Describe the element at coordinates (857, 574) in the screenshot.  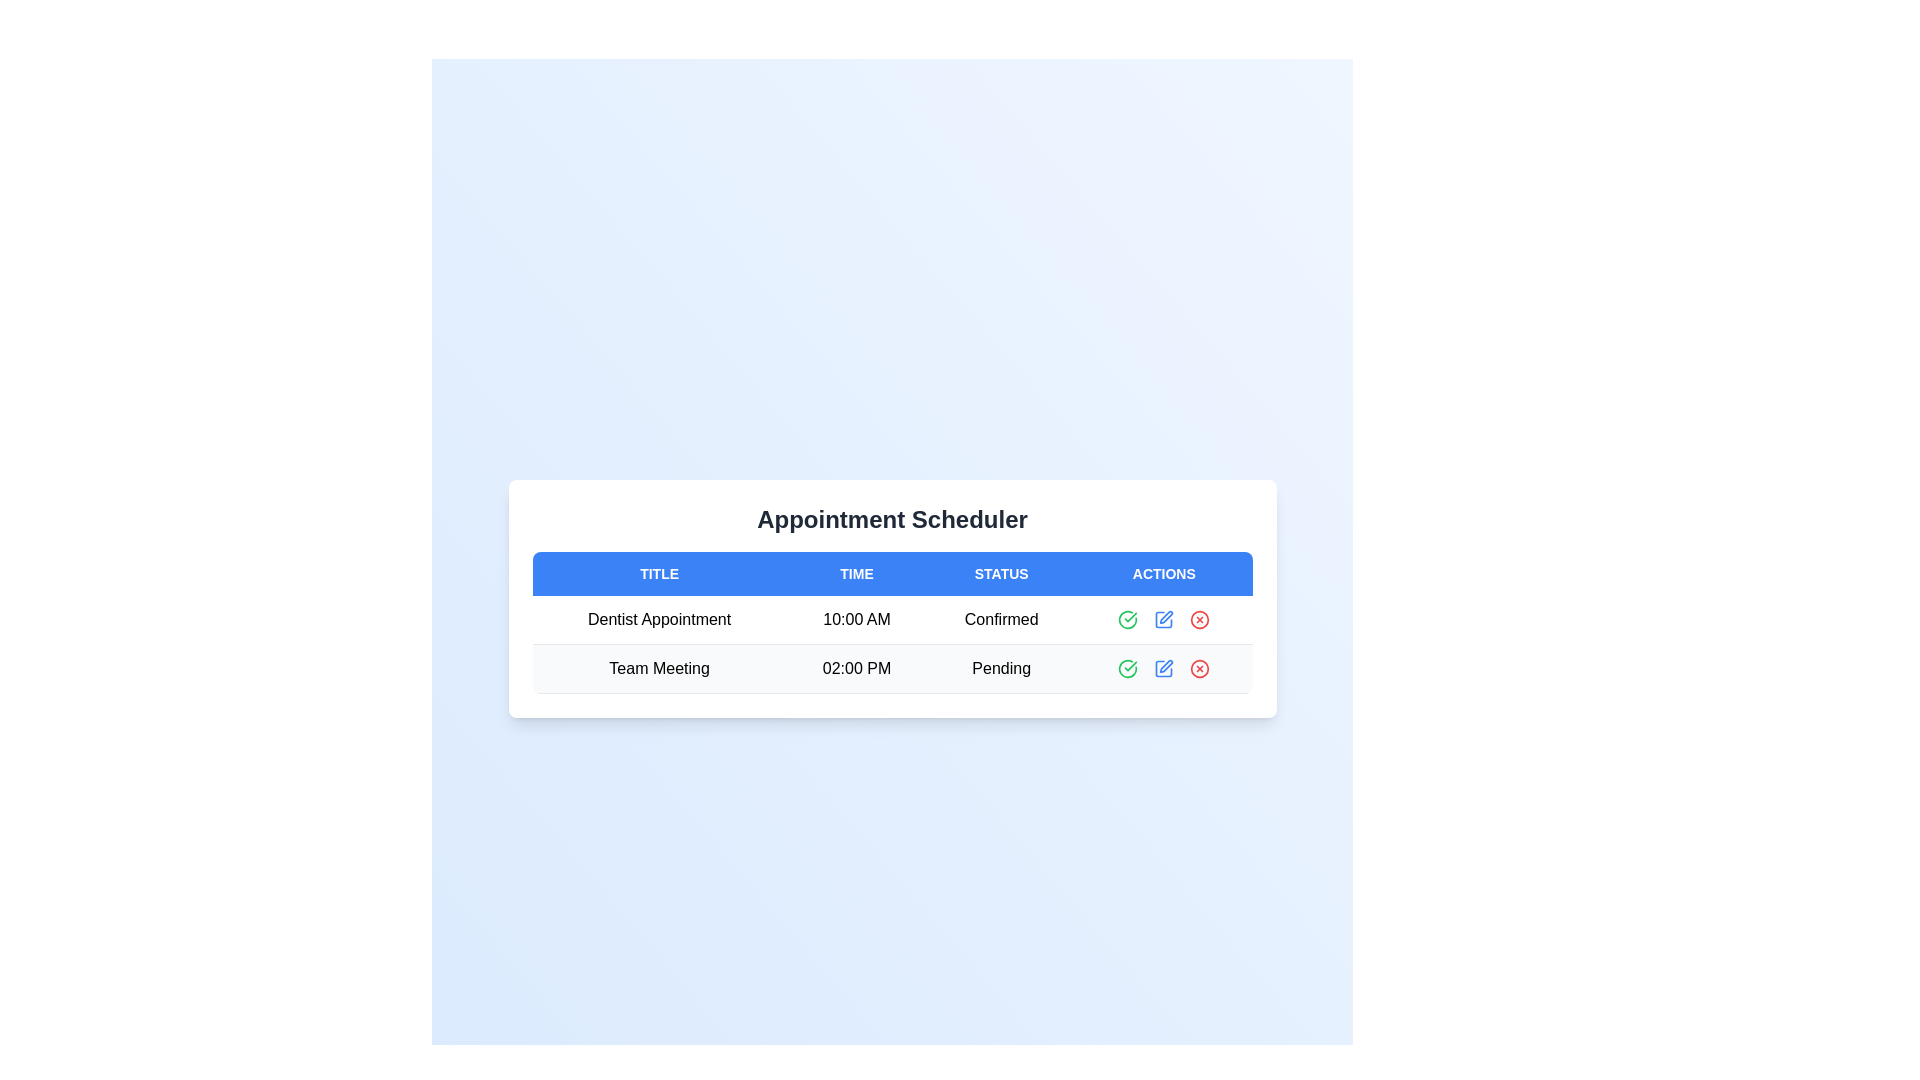
I see `the 'TIME' column header which displays the word 'TIME' in white text on a blue background, located between the 'TITLE' and 'STATUS' columns in the header row` at that location.